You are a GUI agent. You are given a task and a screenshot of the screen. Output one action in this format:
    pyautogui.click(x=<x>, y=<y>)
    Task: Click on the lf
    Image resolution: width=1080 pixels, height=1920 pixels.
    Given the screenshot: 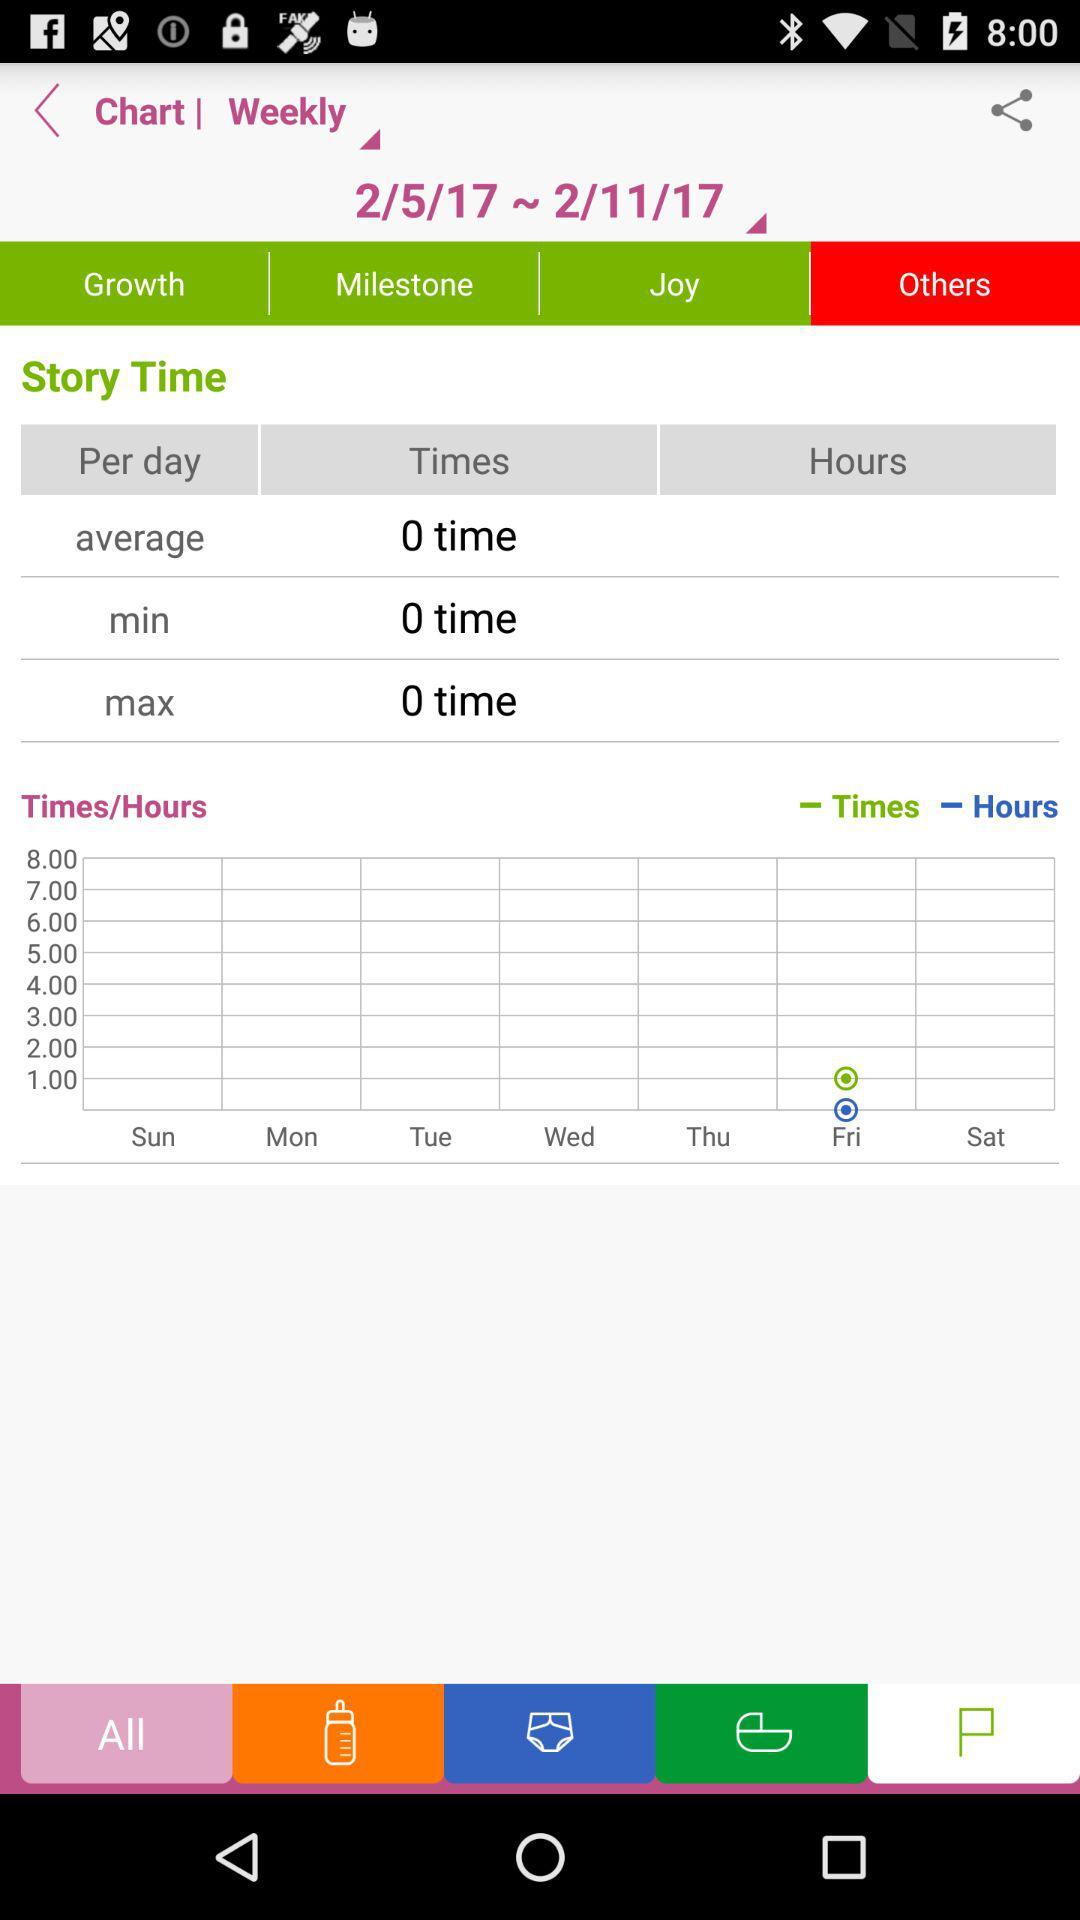 What is the action you would take?
    pyautogui.click(x=972, y=1737)
    